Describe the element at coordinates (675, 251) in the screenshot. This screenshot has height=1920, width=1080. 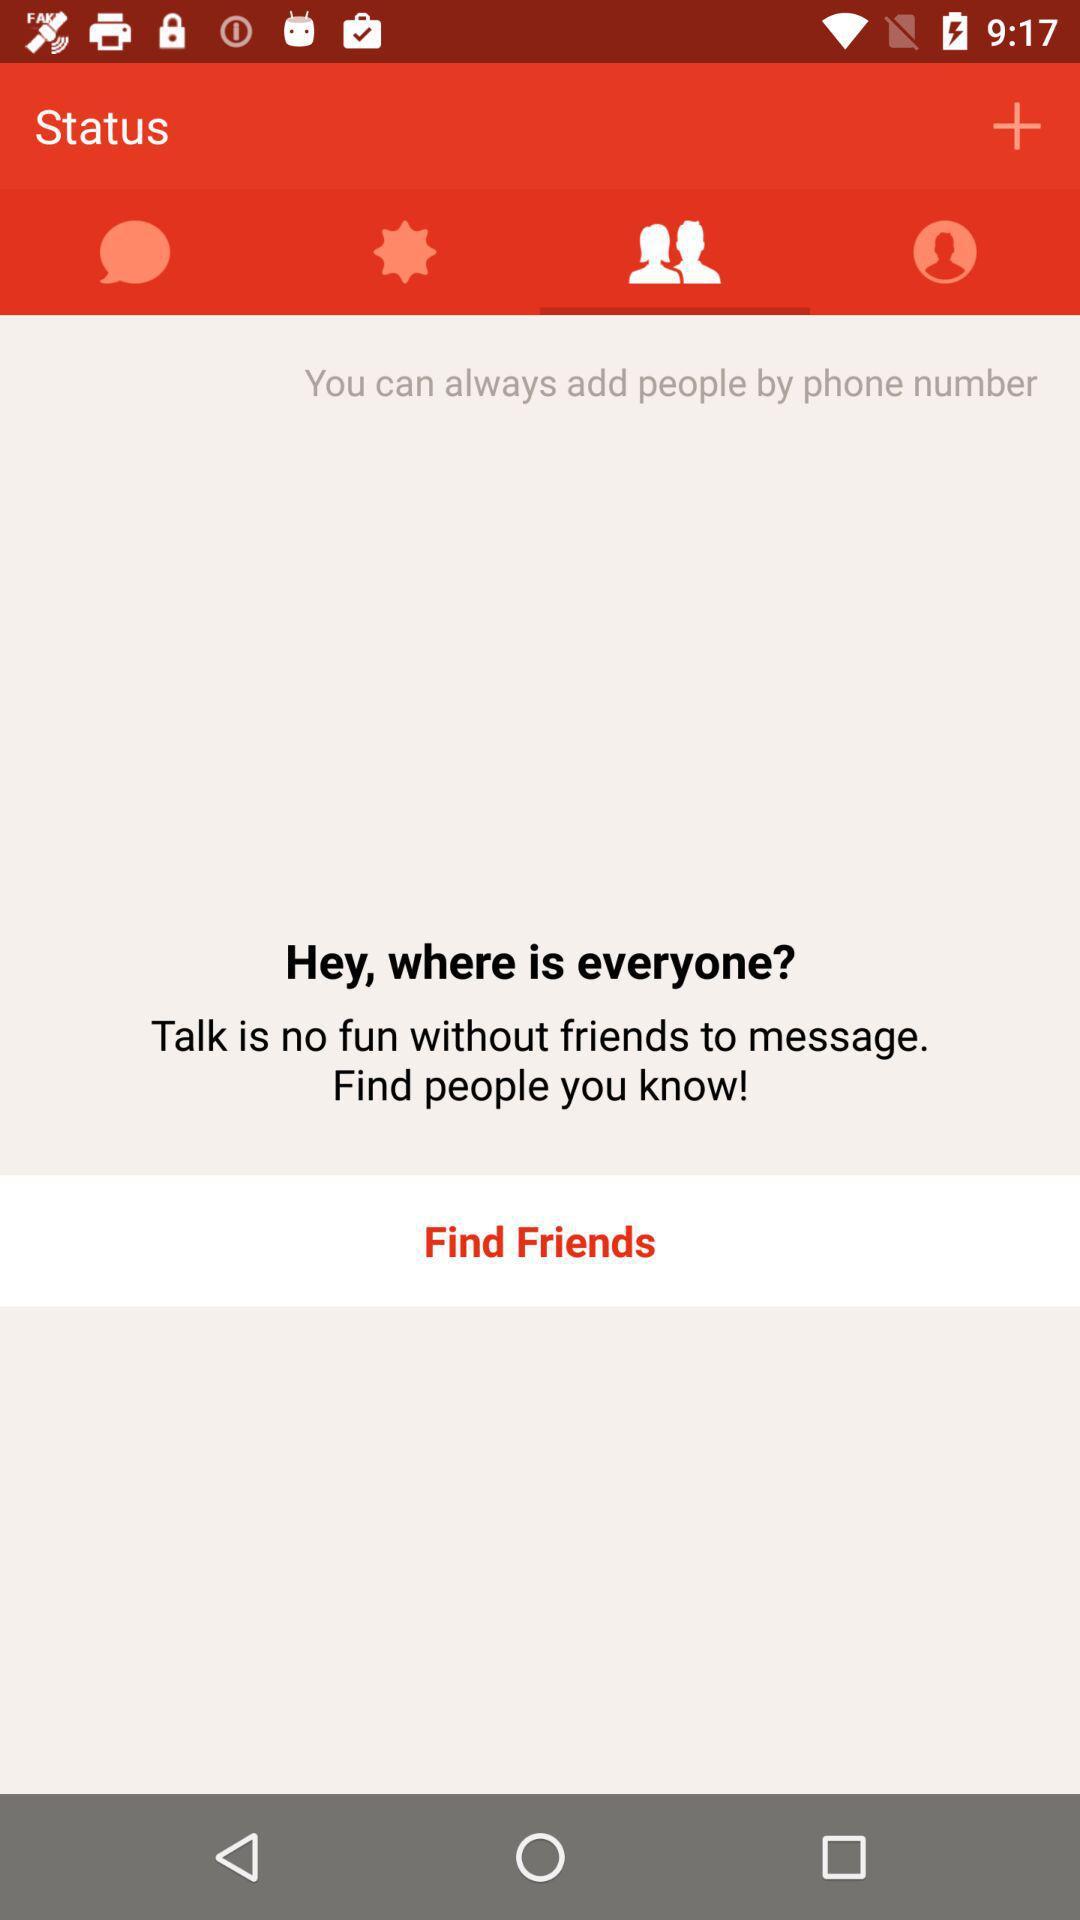
I see `the group icon` at that location.